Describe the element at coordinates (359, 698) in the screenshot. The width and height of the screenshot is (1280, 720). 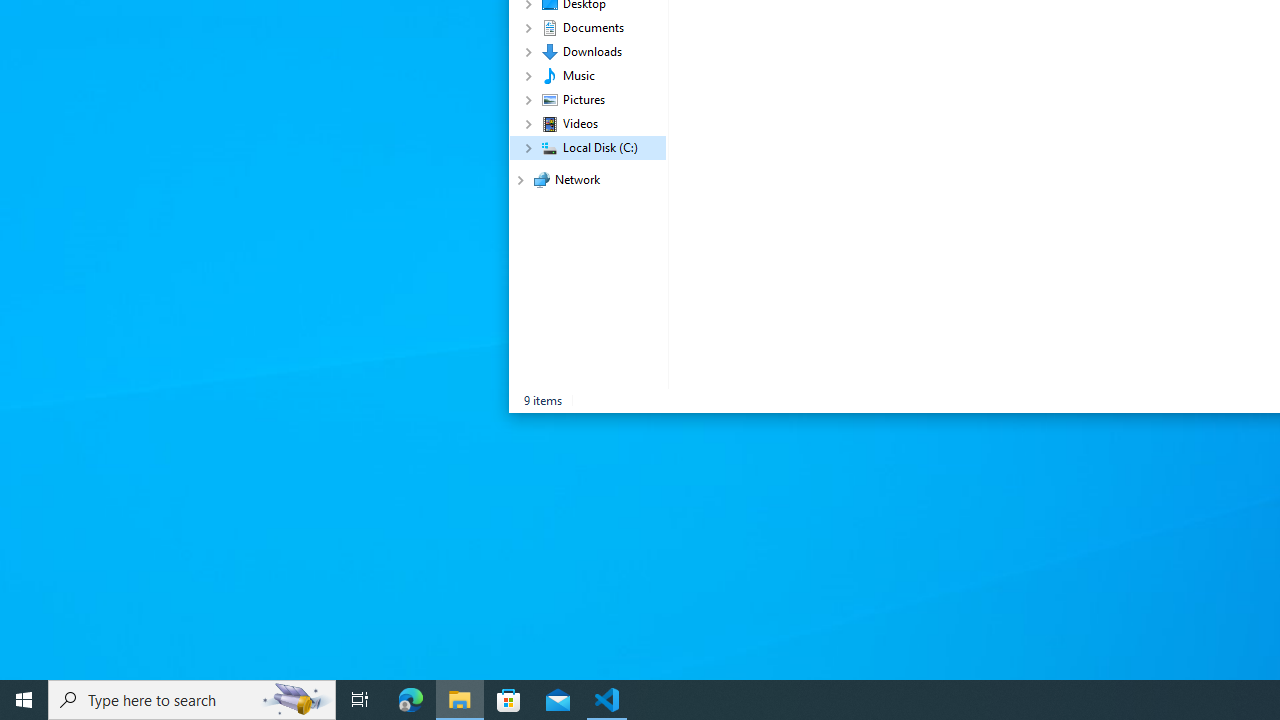
I see `'Task View'` at that location.